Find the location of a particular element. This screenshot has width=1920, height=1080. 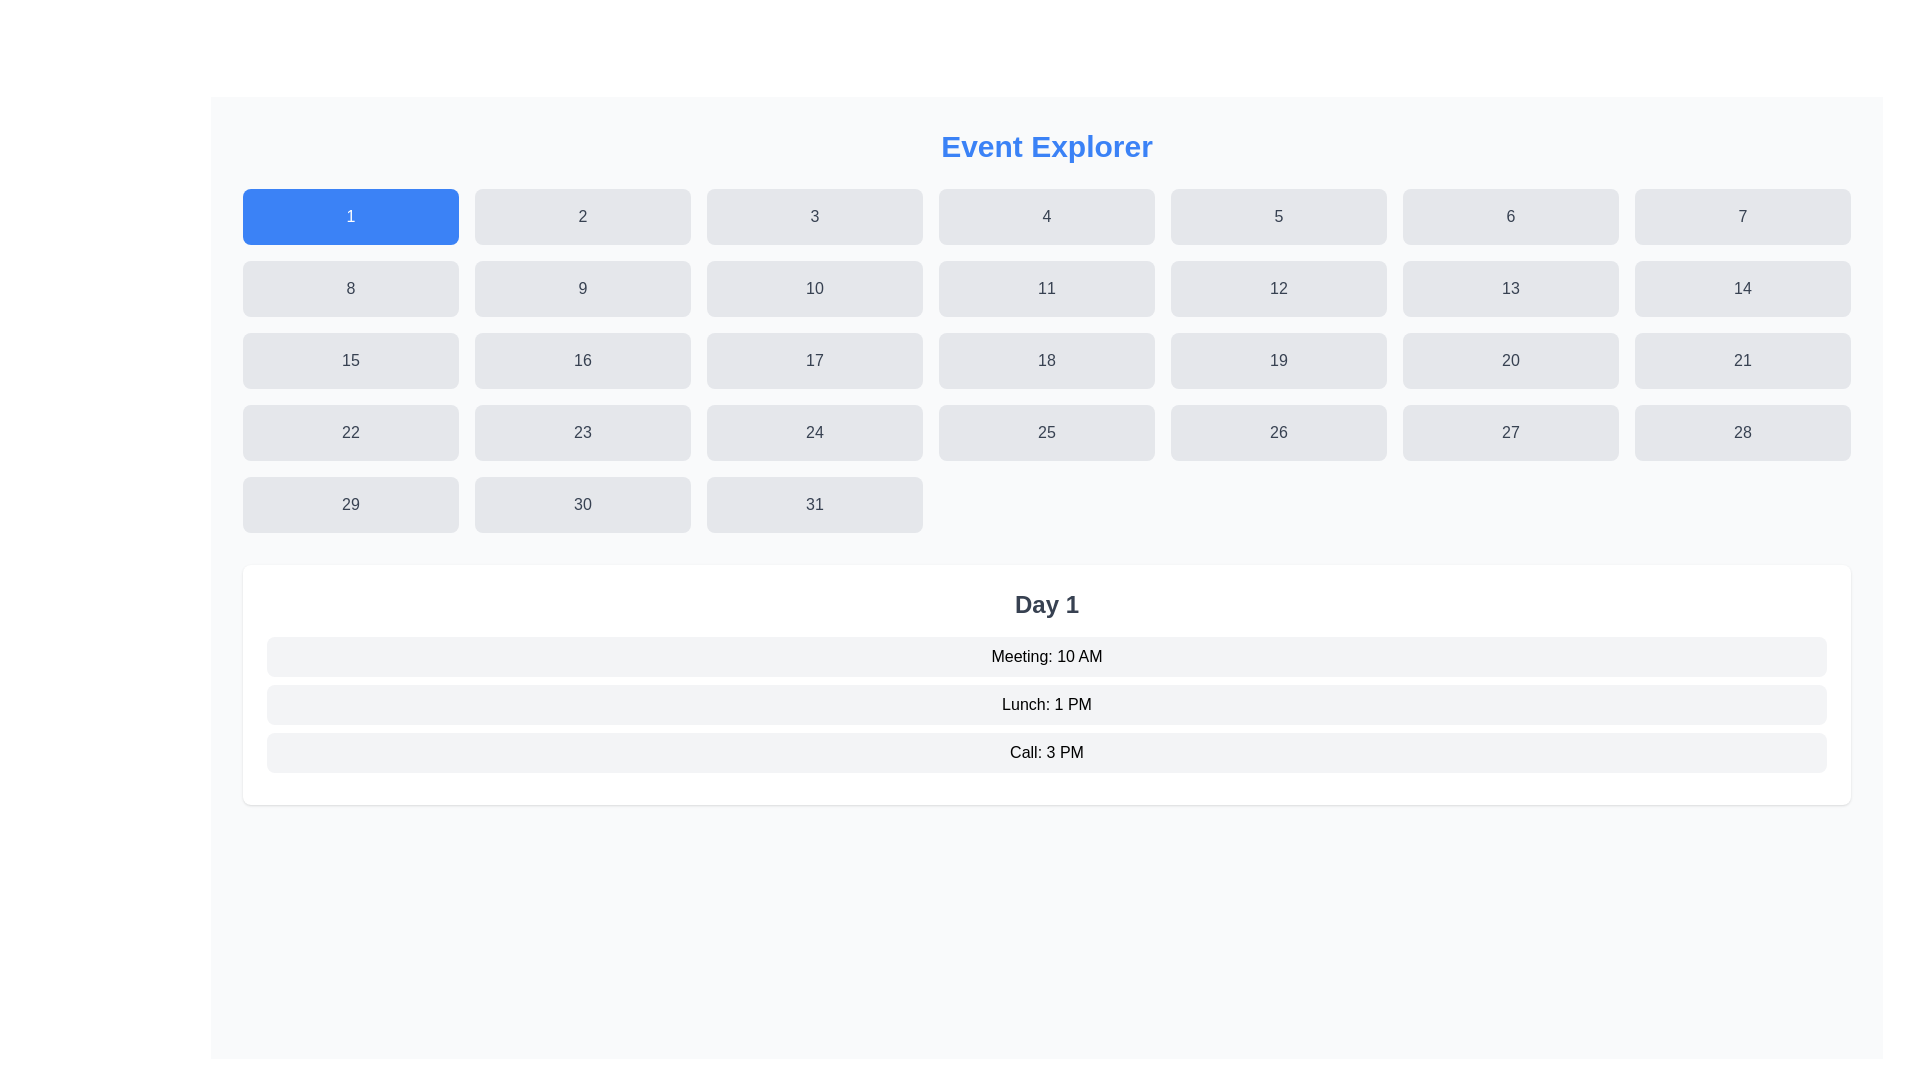

the button displaying the number '28' with a light gray background is located at coordinates (1741, 431).